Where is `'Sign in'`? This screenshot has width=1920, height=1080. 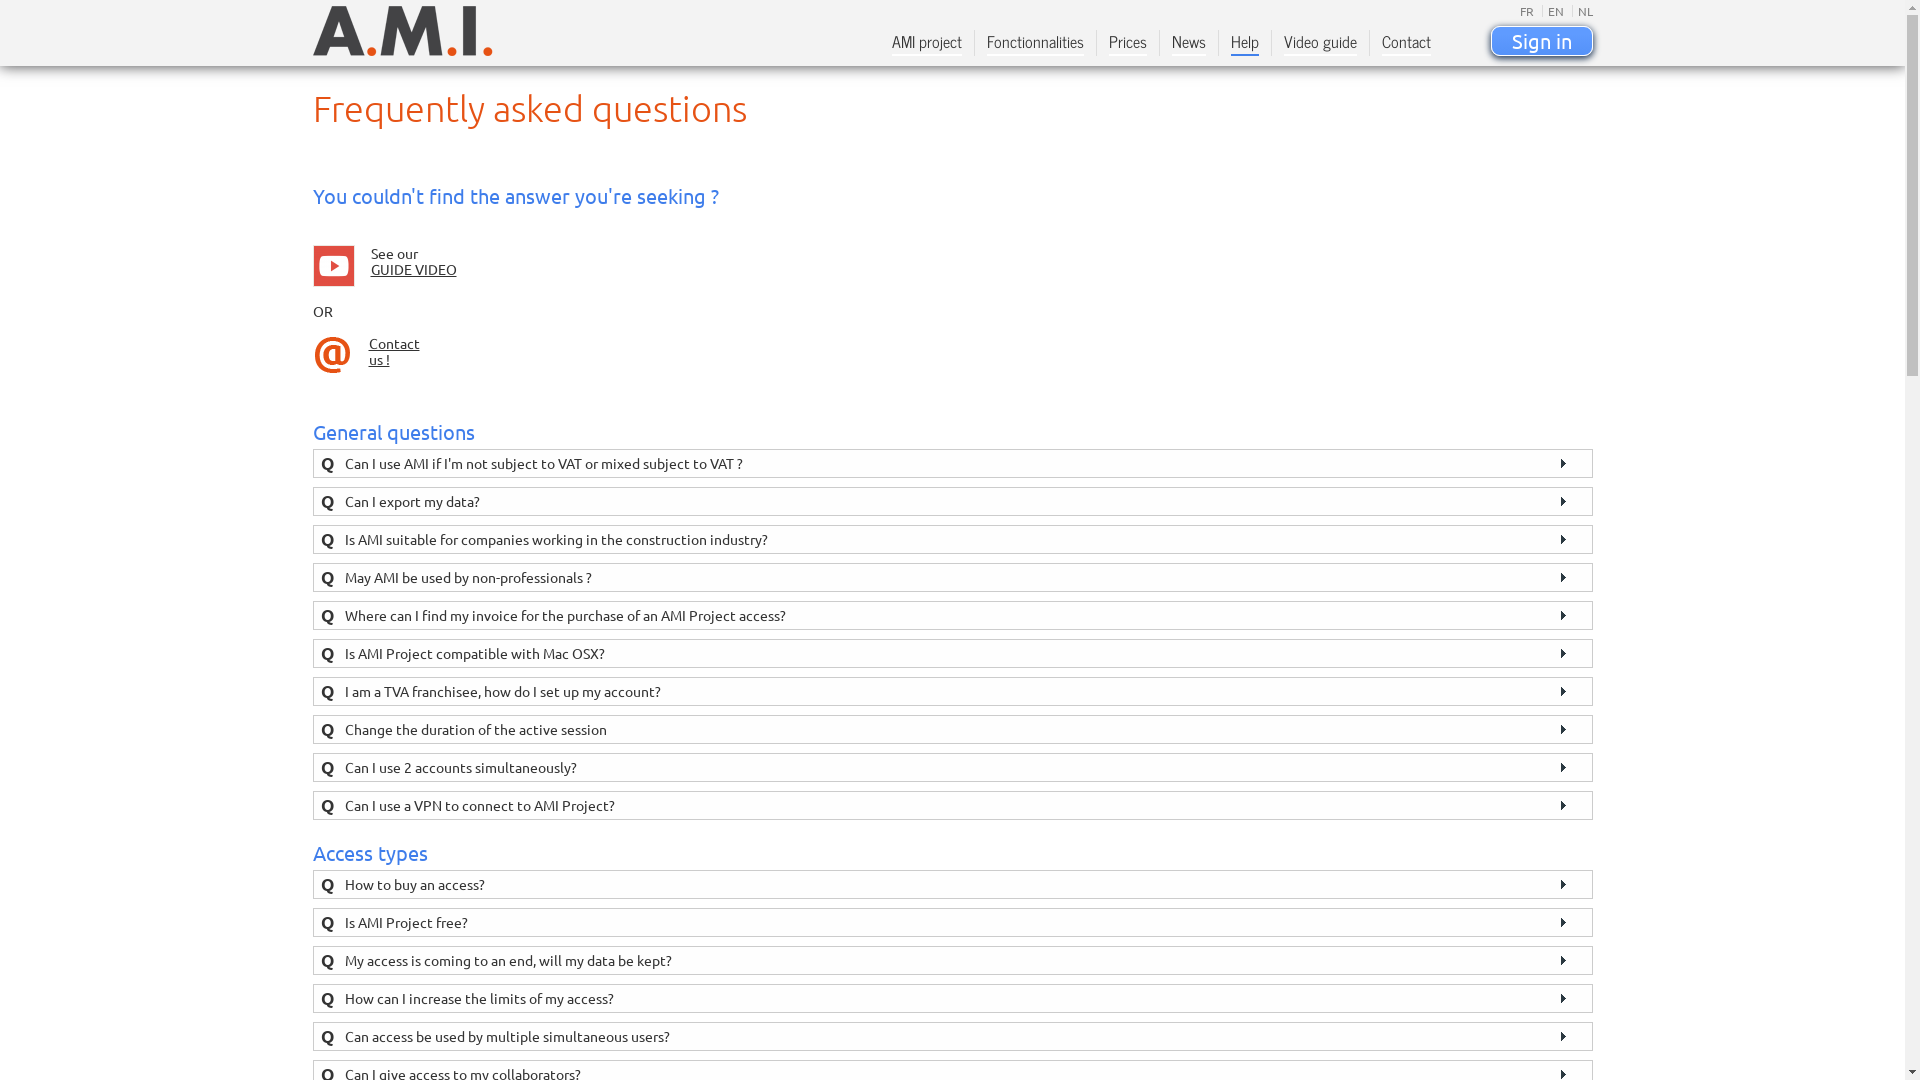 'Sign in' is located at coordinates (1489, 41).